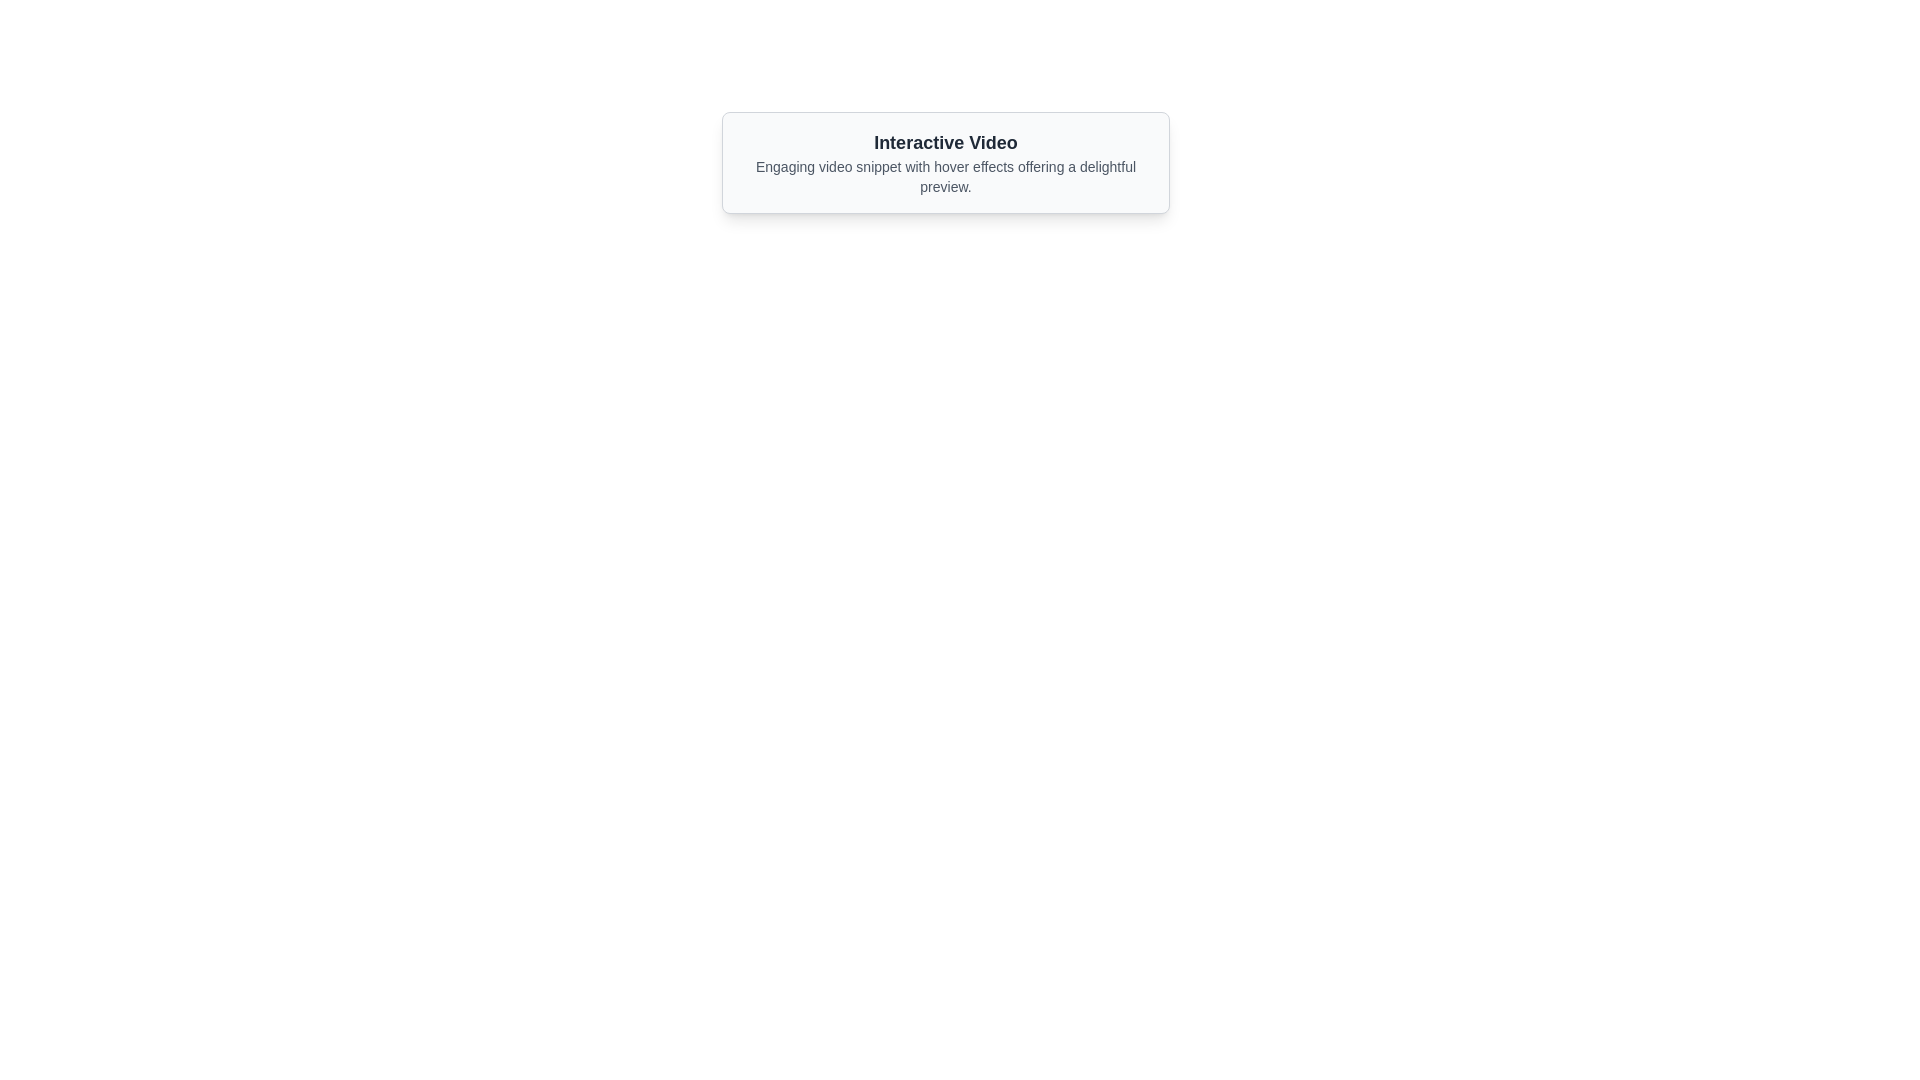  Describe the element at coordinates (944, 176) in the screenshot. I see `text label that displays 'Engaging video snippet with hover effects offering a delightful preview.' positioned below the 'Interactive Video' text element` at that location.